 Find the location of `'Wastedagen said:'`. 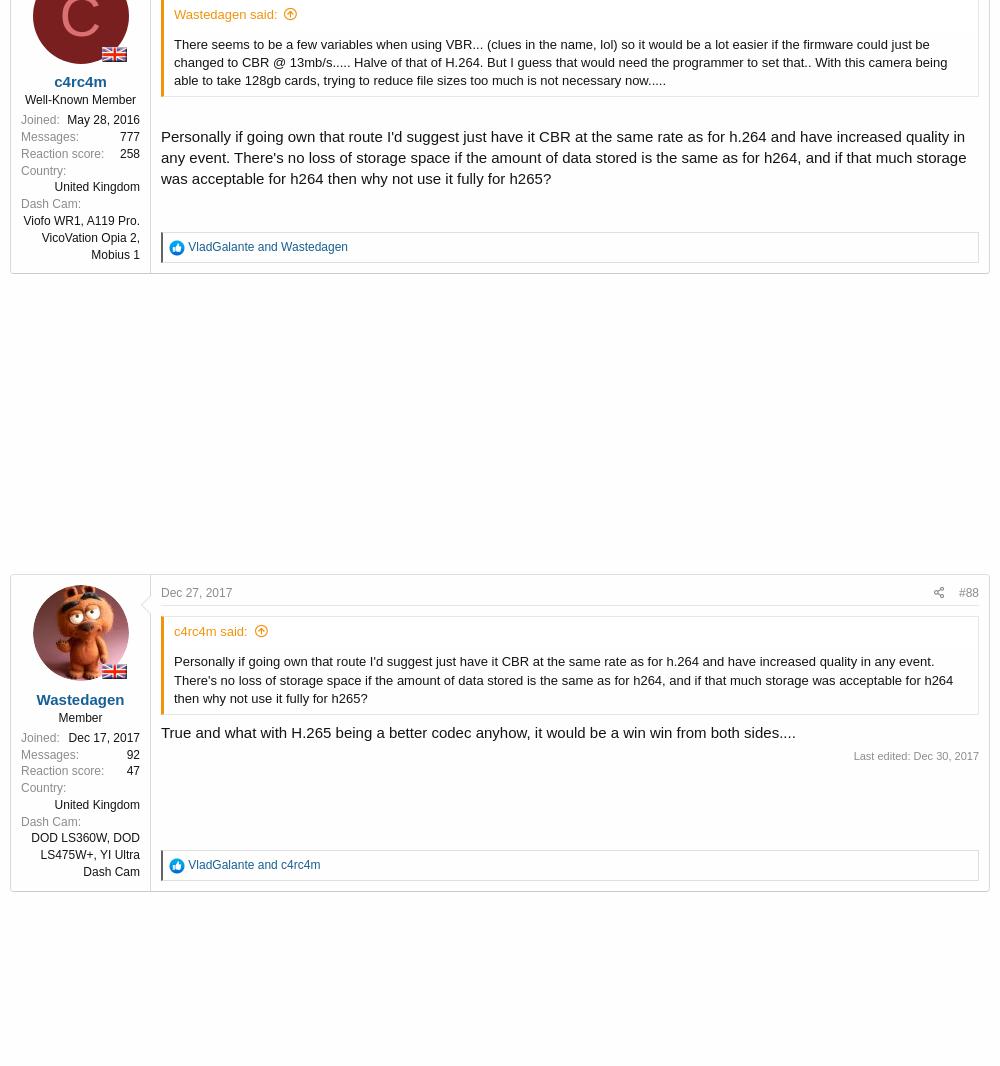

'Wastedagen said:' is located at coordinates (224, 12).